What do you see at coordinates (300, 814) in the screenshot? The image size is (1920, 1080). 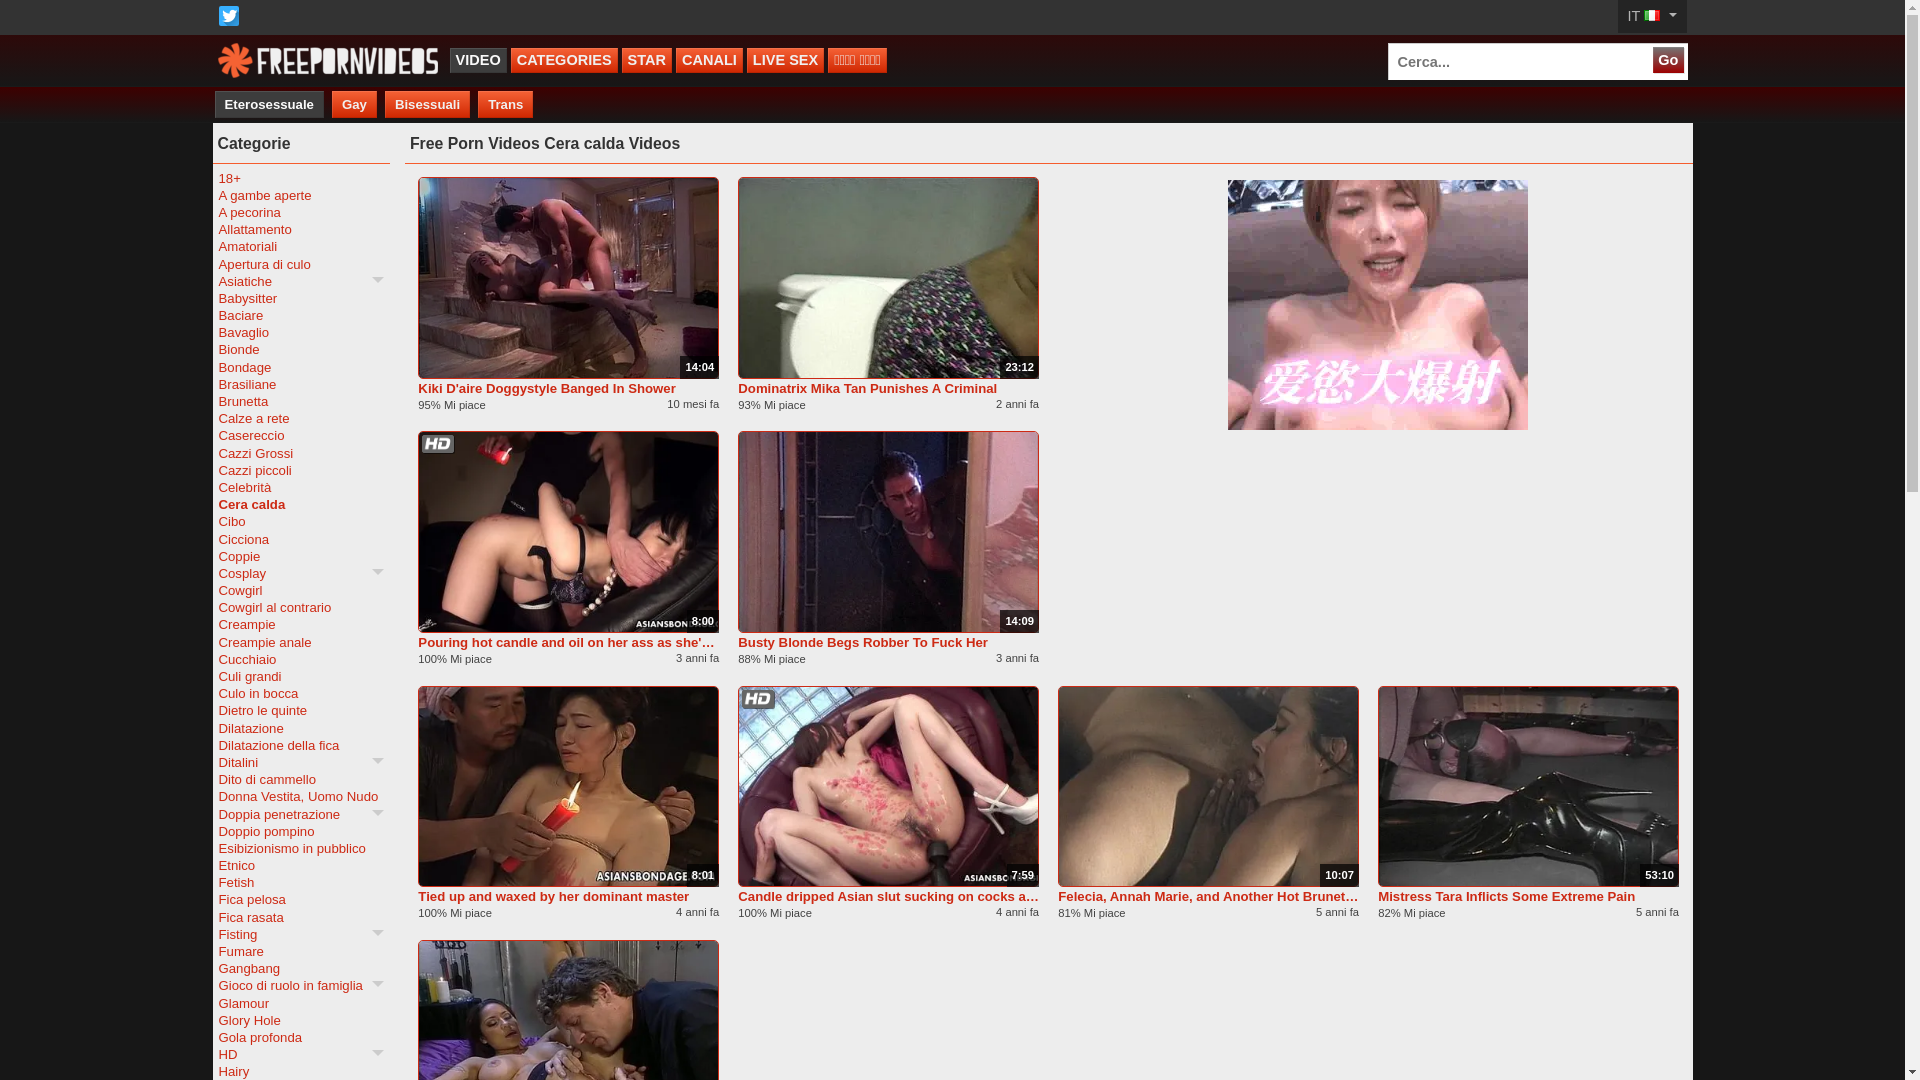 I see `'Doppia penetrazione'` at bounding box center [300, 814].